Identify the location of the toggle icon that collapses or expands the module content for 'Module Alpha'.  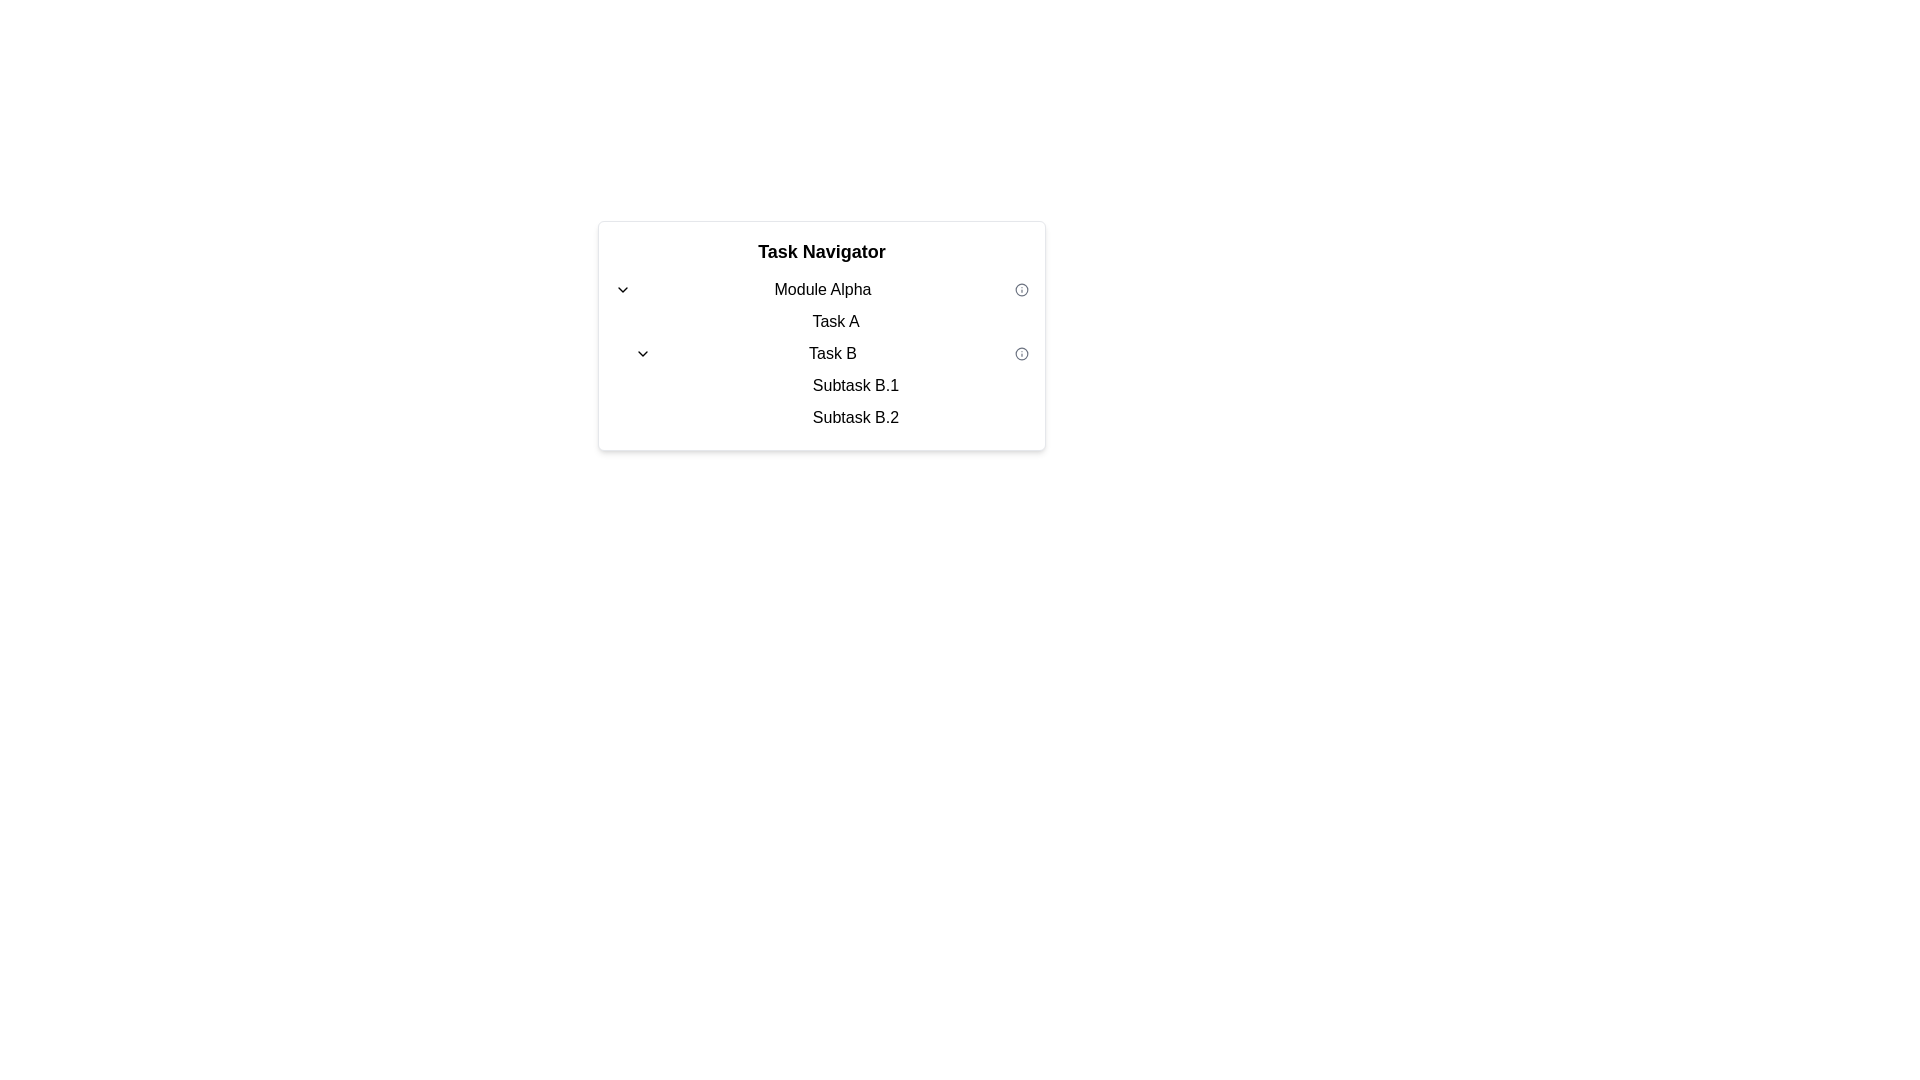
(622, 289).